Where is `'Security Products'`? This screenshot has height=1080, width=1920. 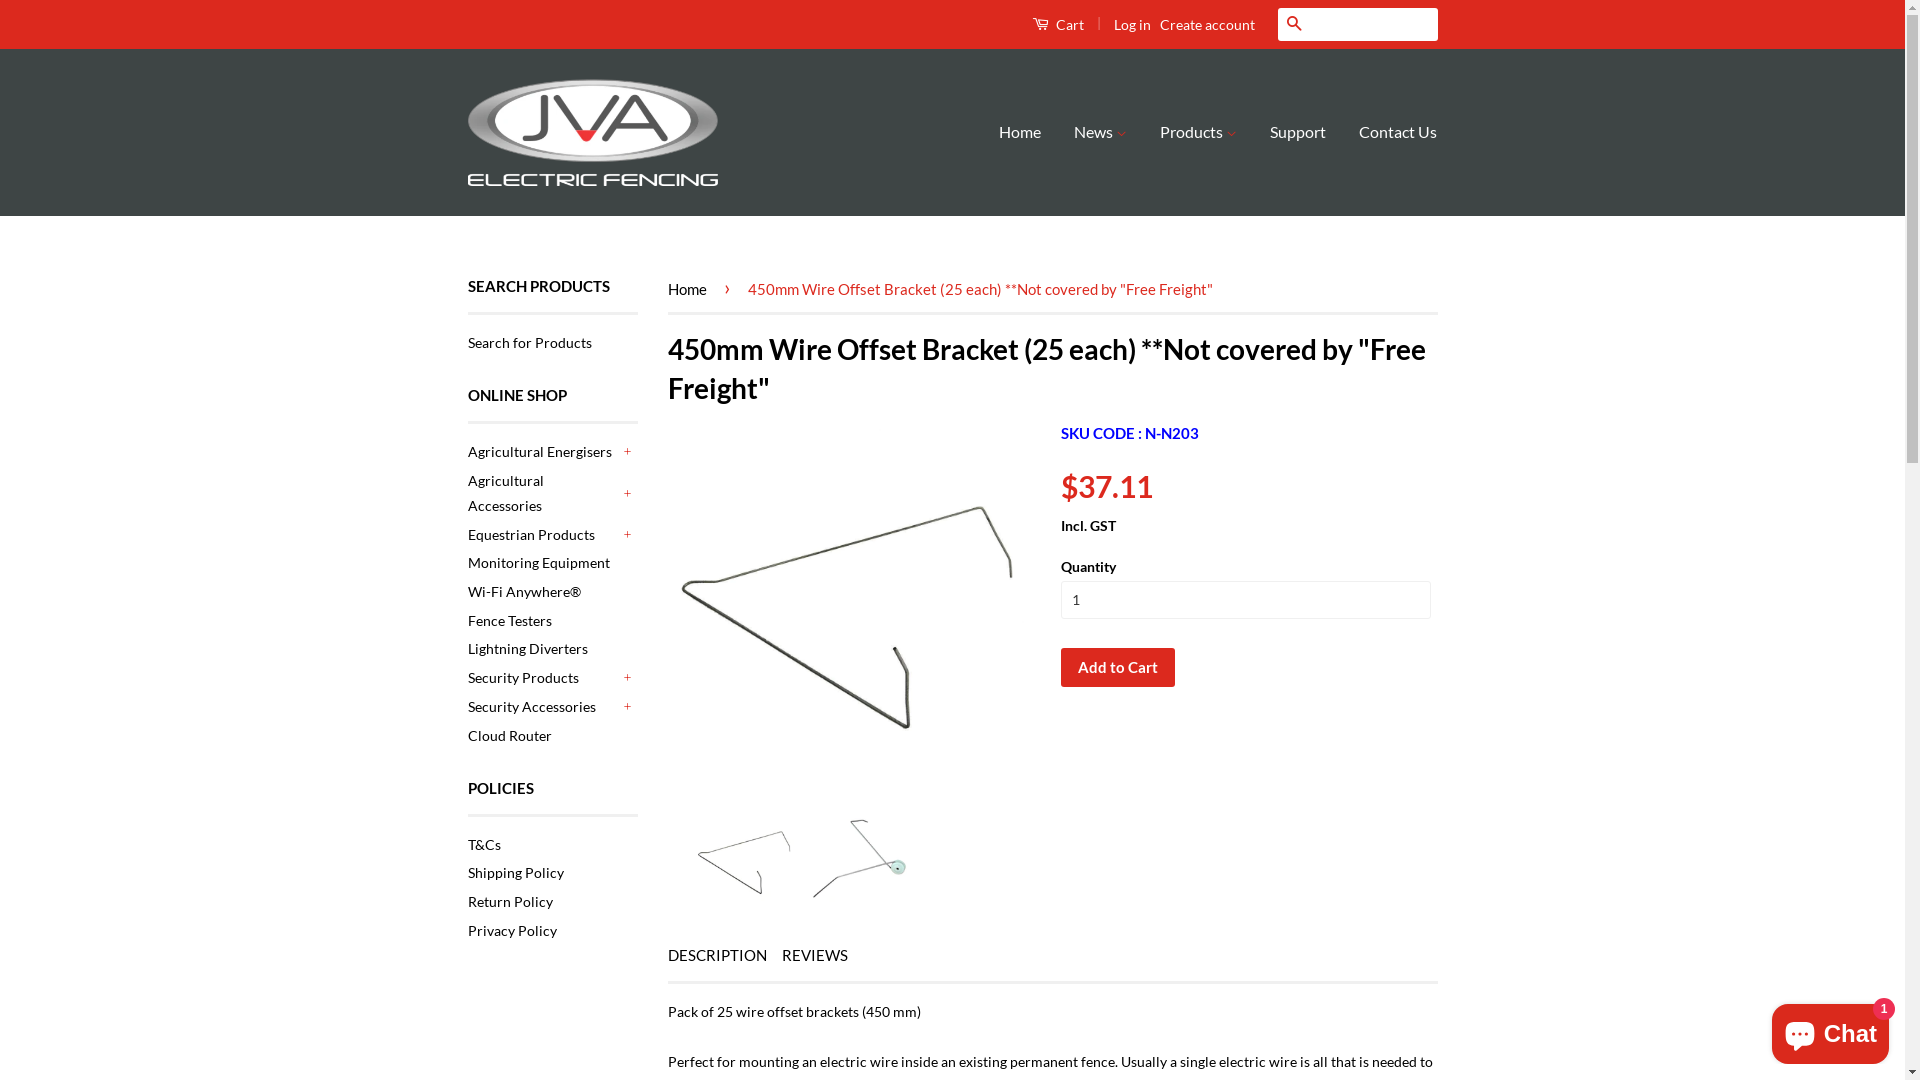
'Security Products' is located at coordinates (542, 676).